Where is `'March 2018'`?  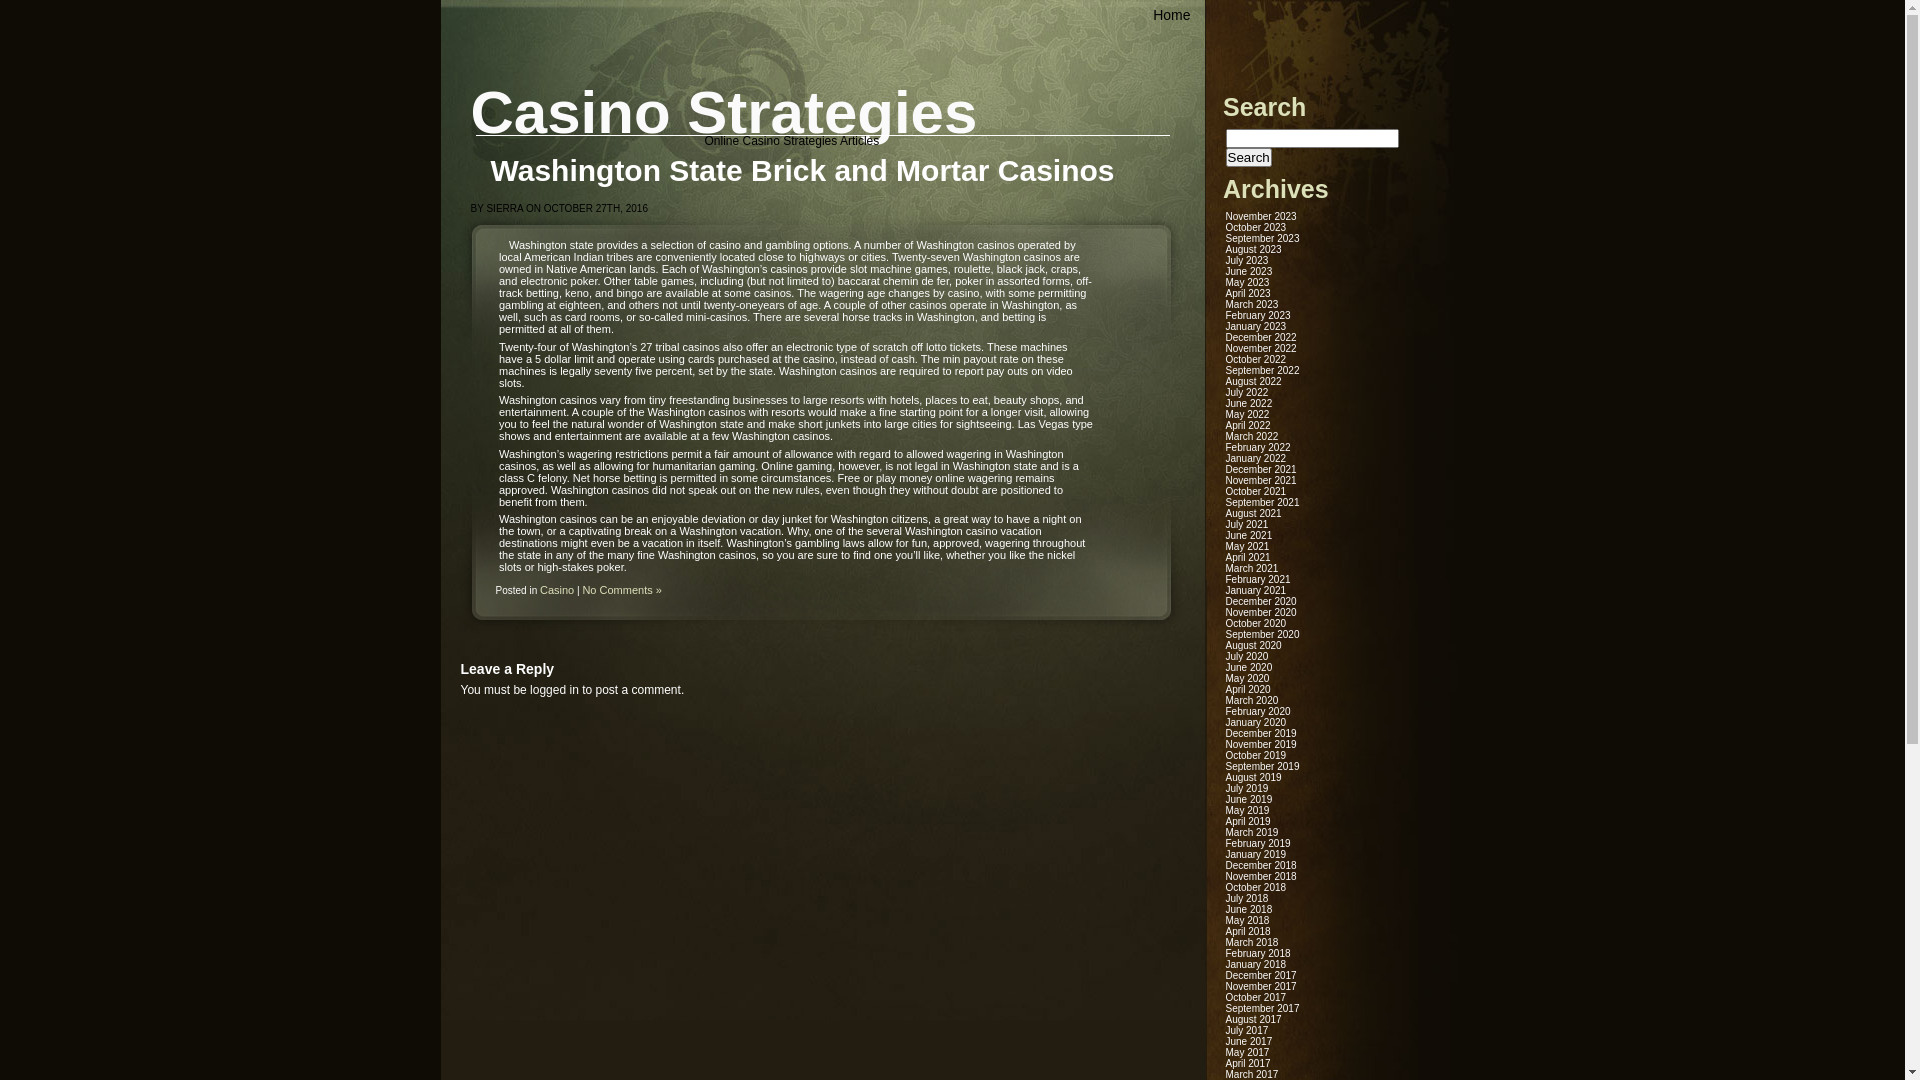 'March 2018' is located at coordinates (1251, 942).